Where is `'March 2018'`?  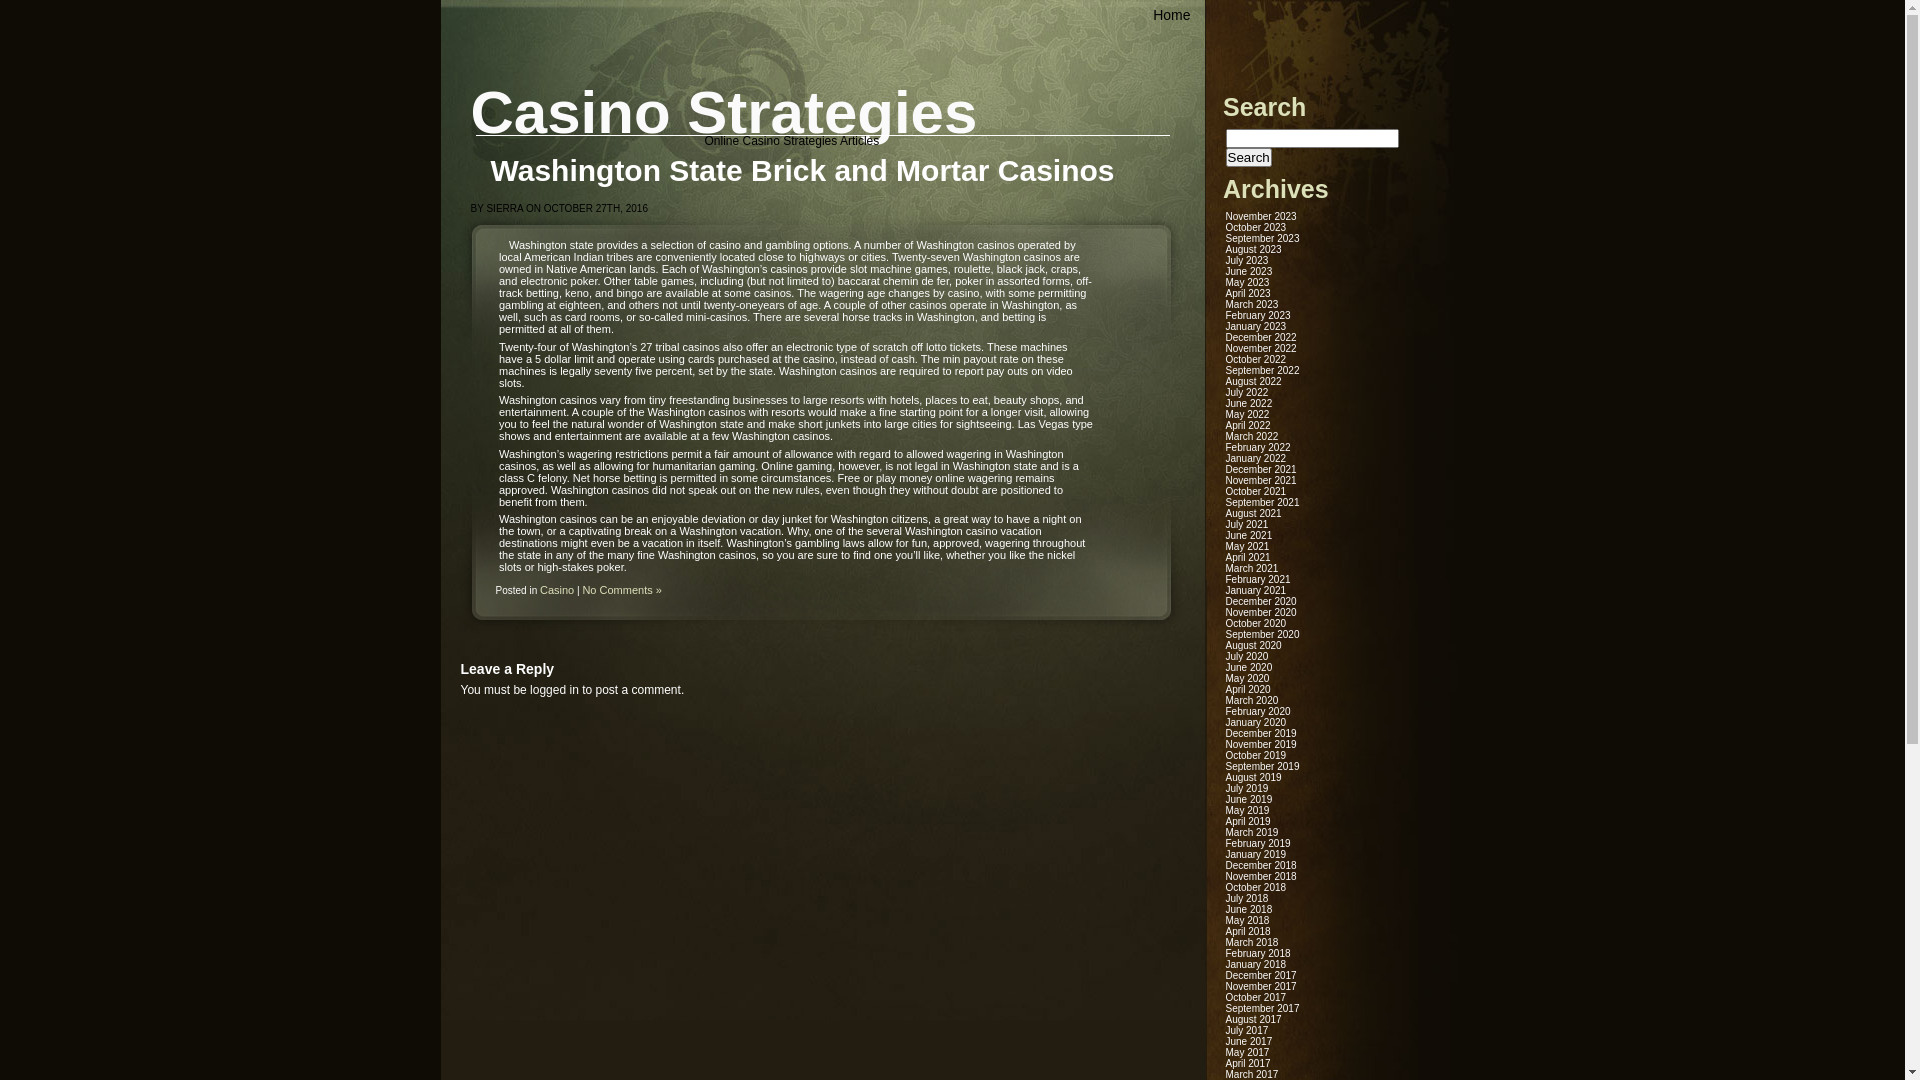 'March 2018' is located at coordinates (1251, 942).